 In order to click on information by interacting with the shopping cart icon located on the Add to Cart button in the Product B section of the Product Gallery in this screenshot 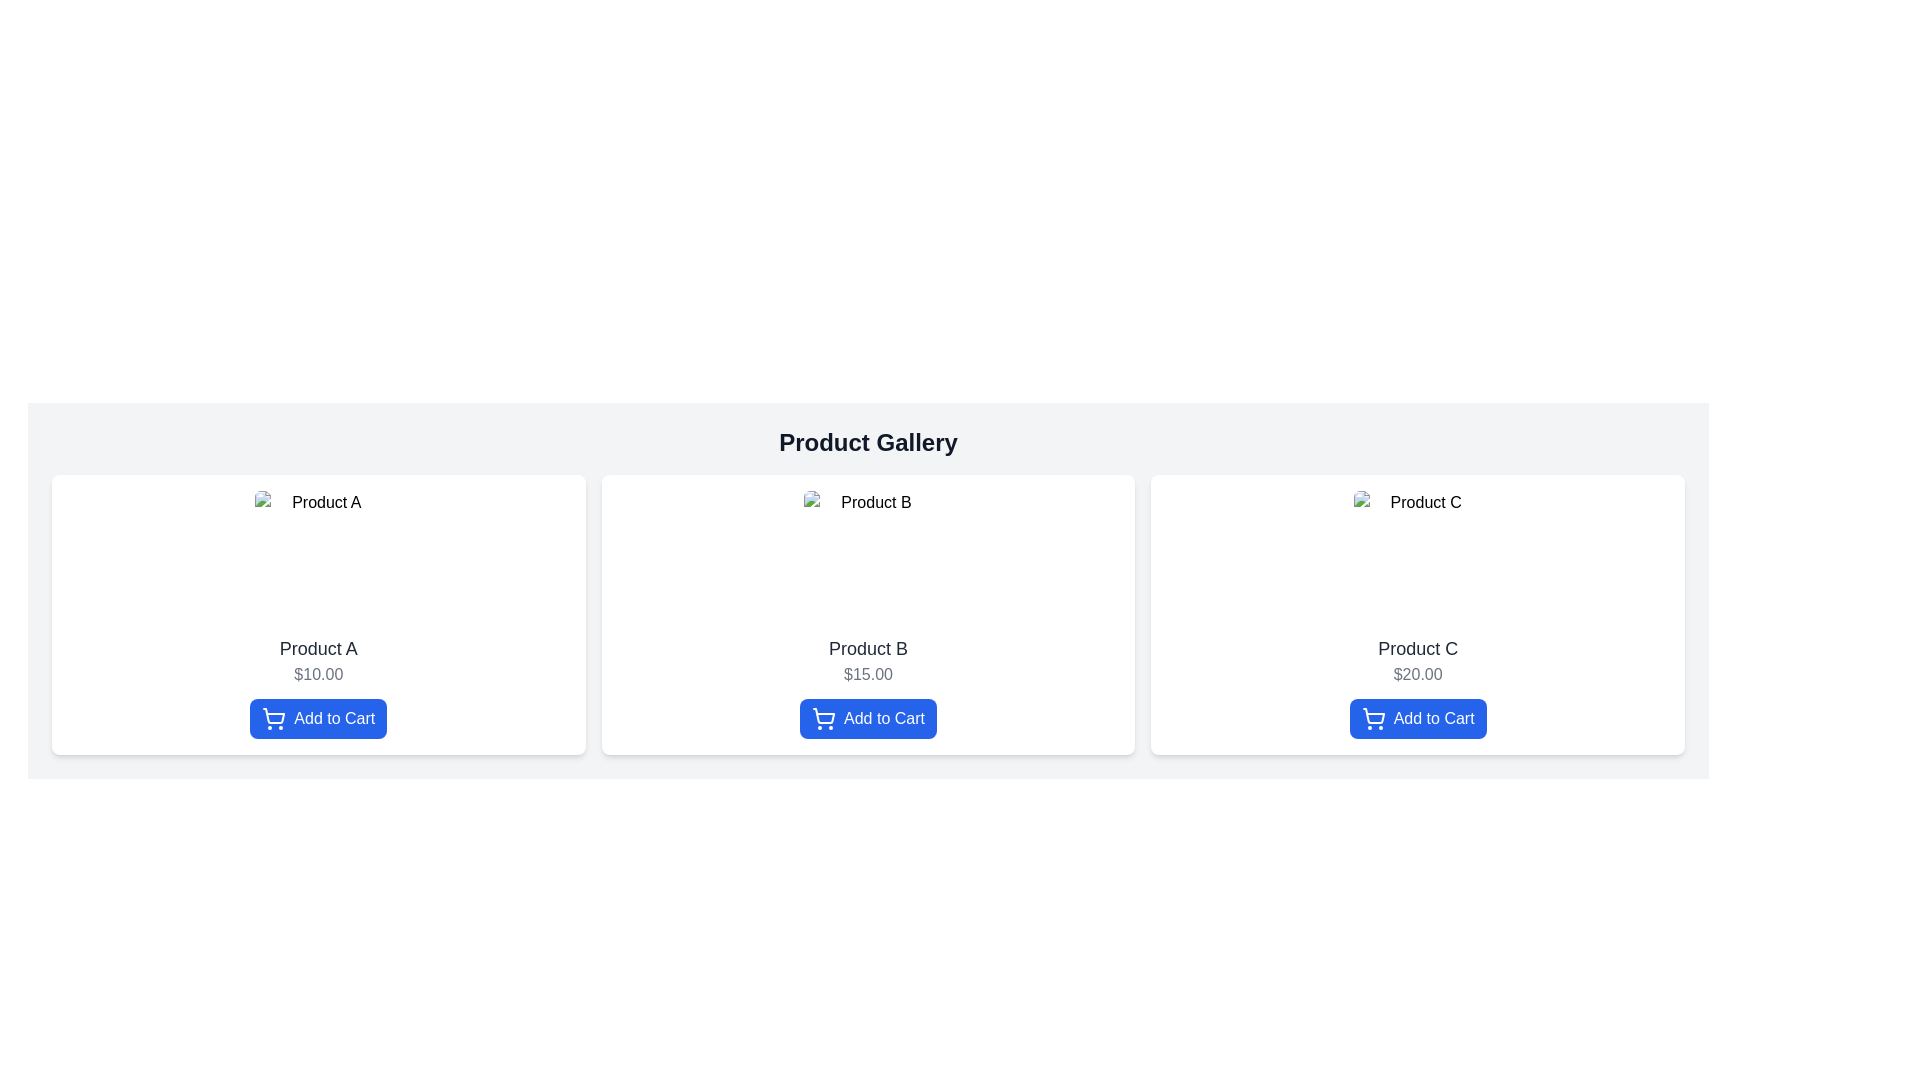, I will do `click(824, 717)`.